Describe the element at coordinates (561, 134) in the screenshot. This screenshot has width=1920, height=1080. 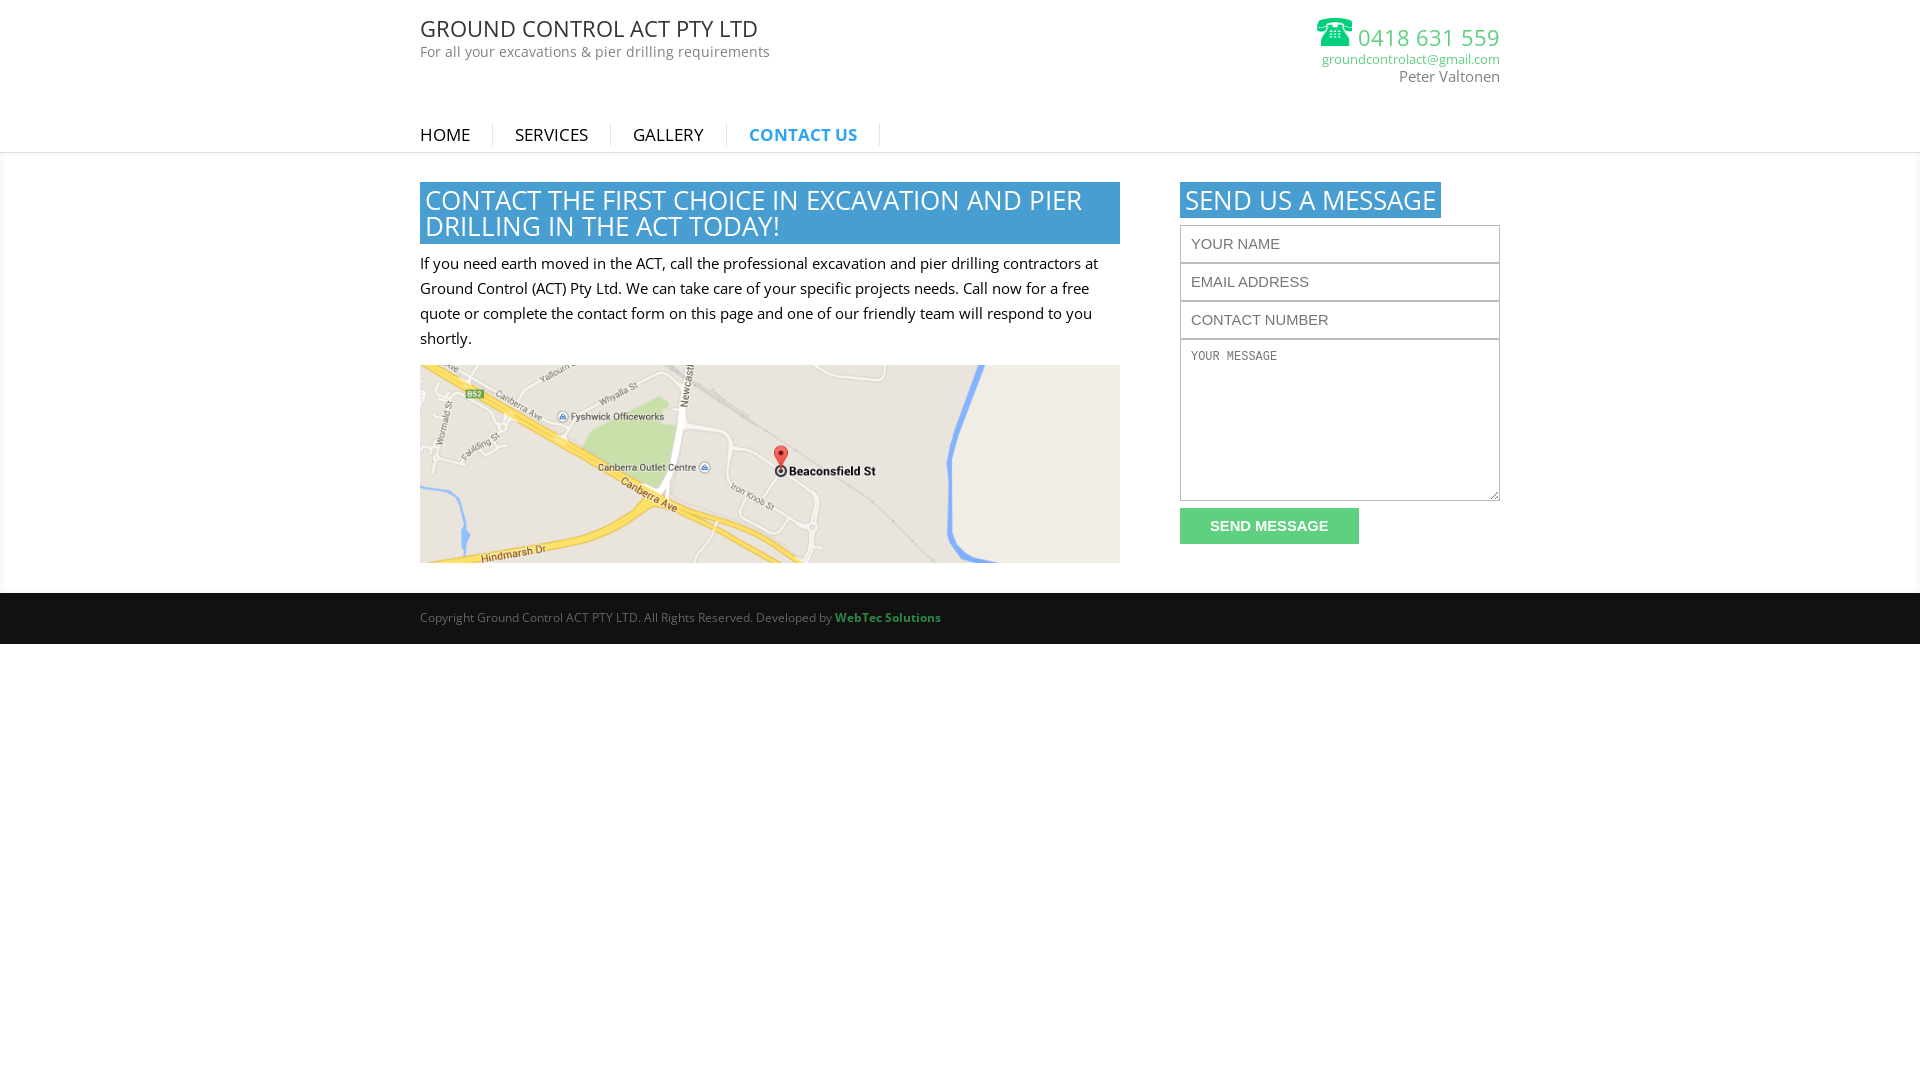
I see `'SERVICES'` at that location.